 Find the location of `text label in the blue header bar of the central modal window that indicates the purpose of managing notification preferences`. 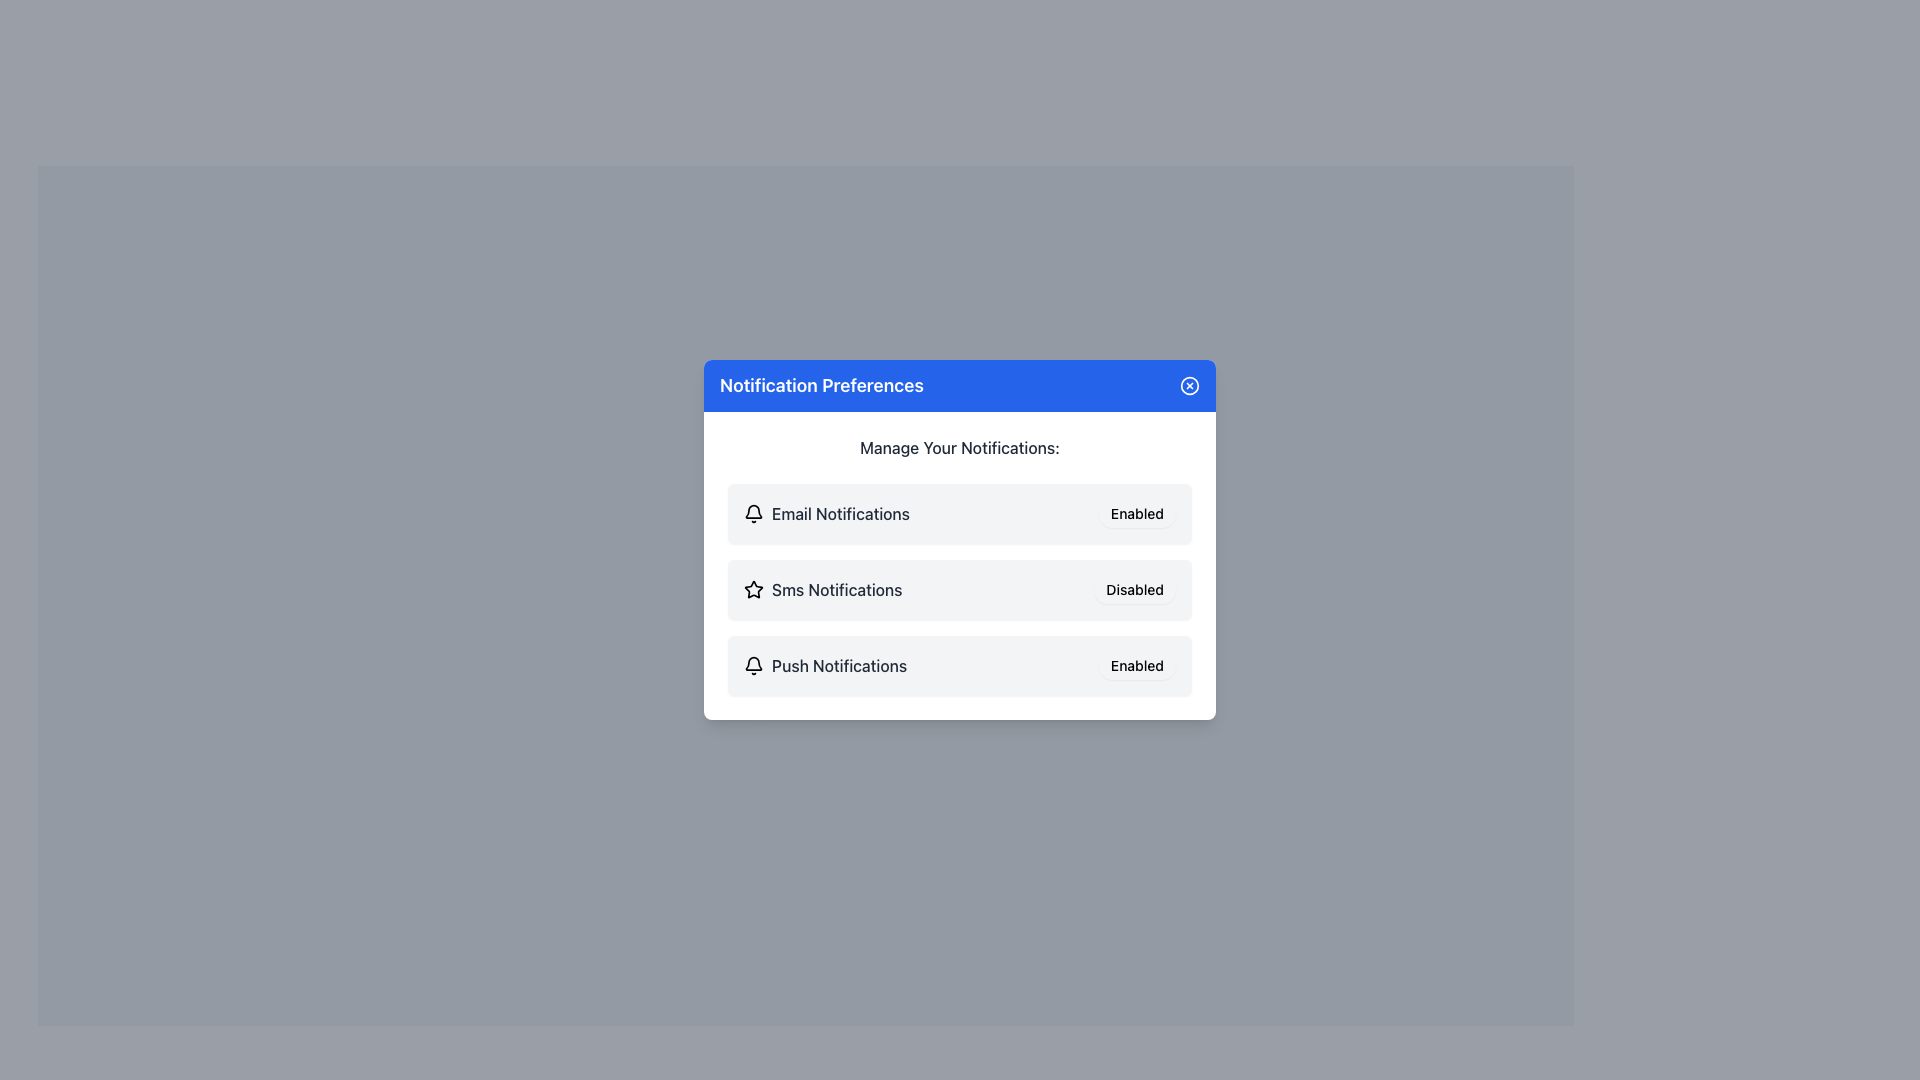

text label in the blue header bar of the central modal window that indicates the purpose of managing notification preferences is located at coordinates (821, 385).